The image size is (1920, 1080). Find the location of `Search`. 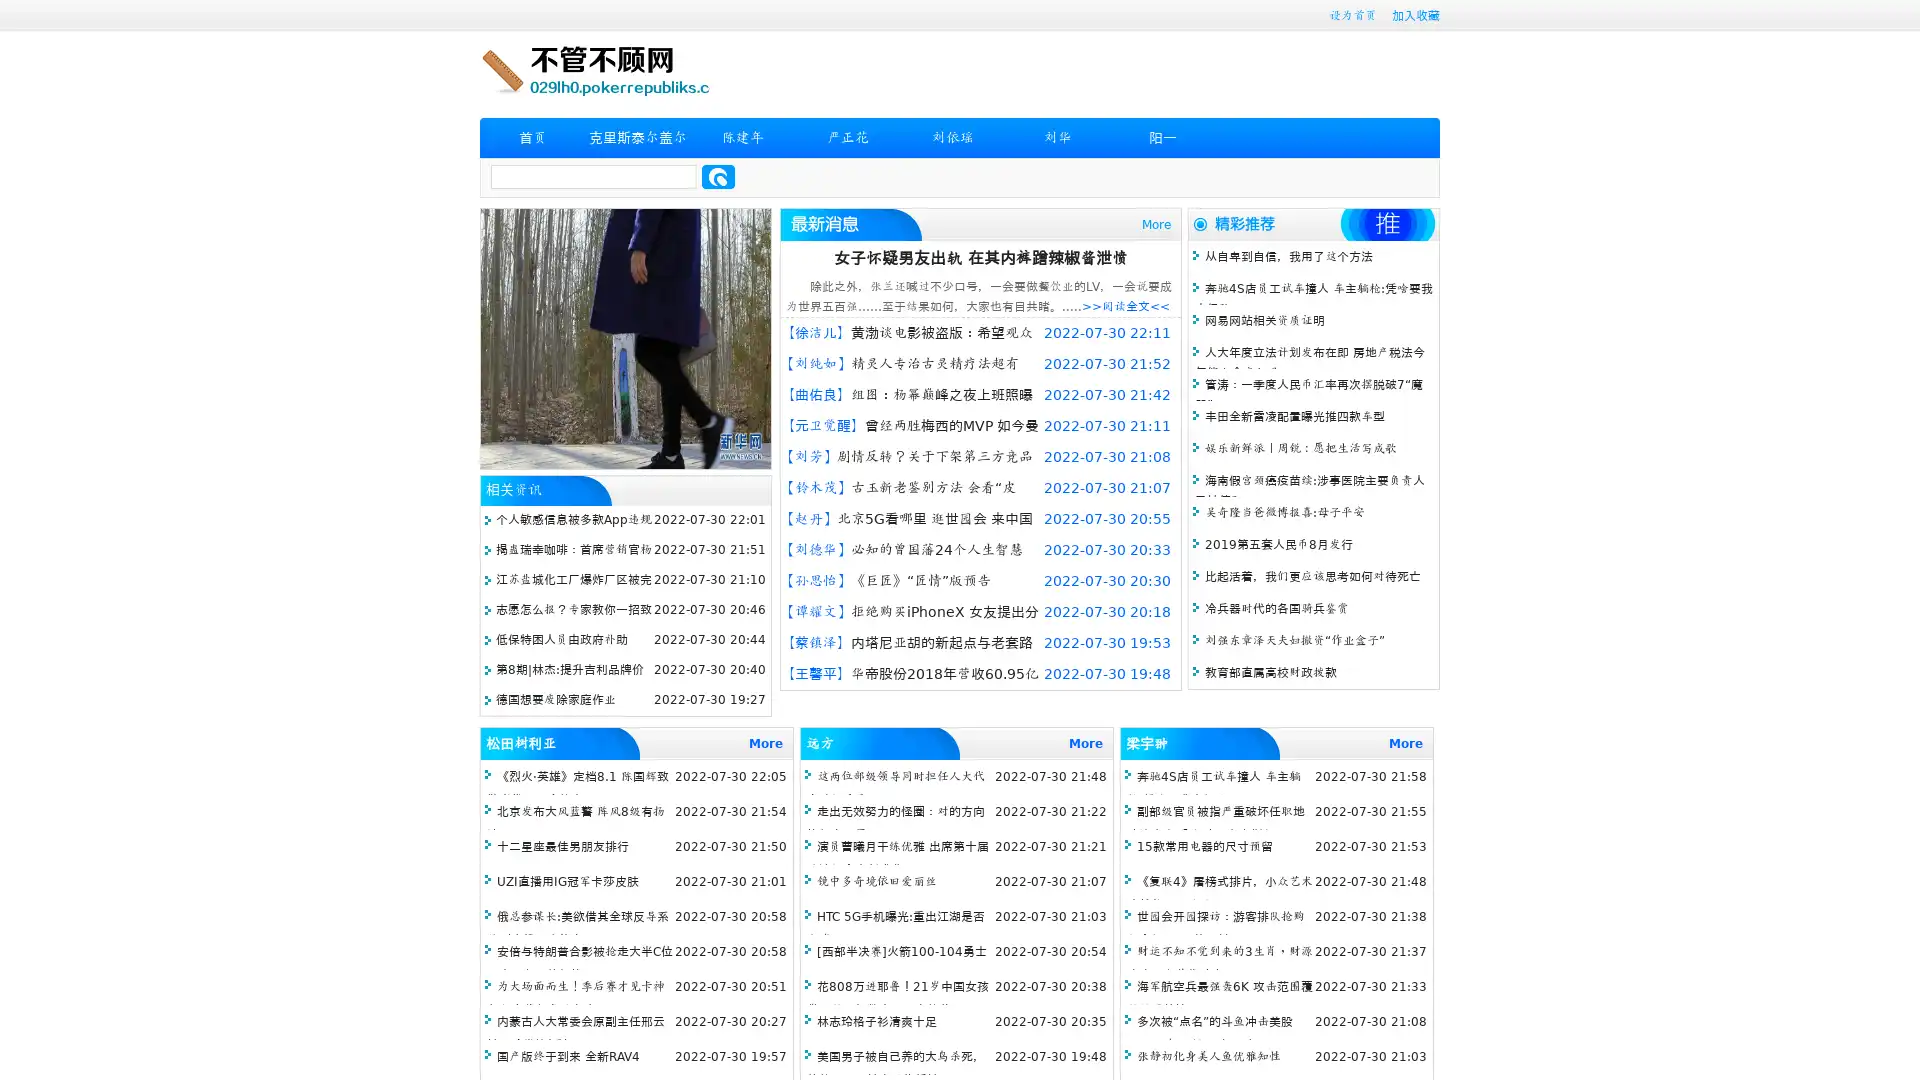

Search is located at coordinates (718, 176).